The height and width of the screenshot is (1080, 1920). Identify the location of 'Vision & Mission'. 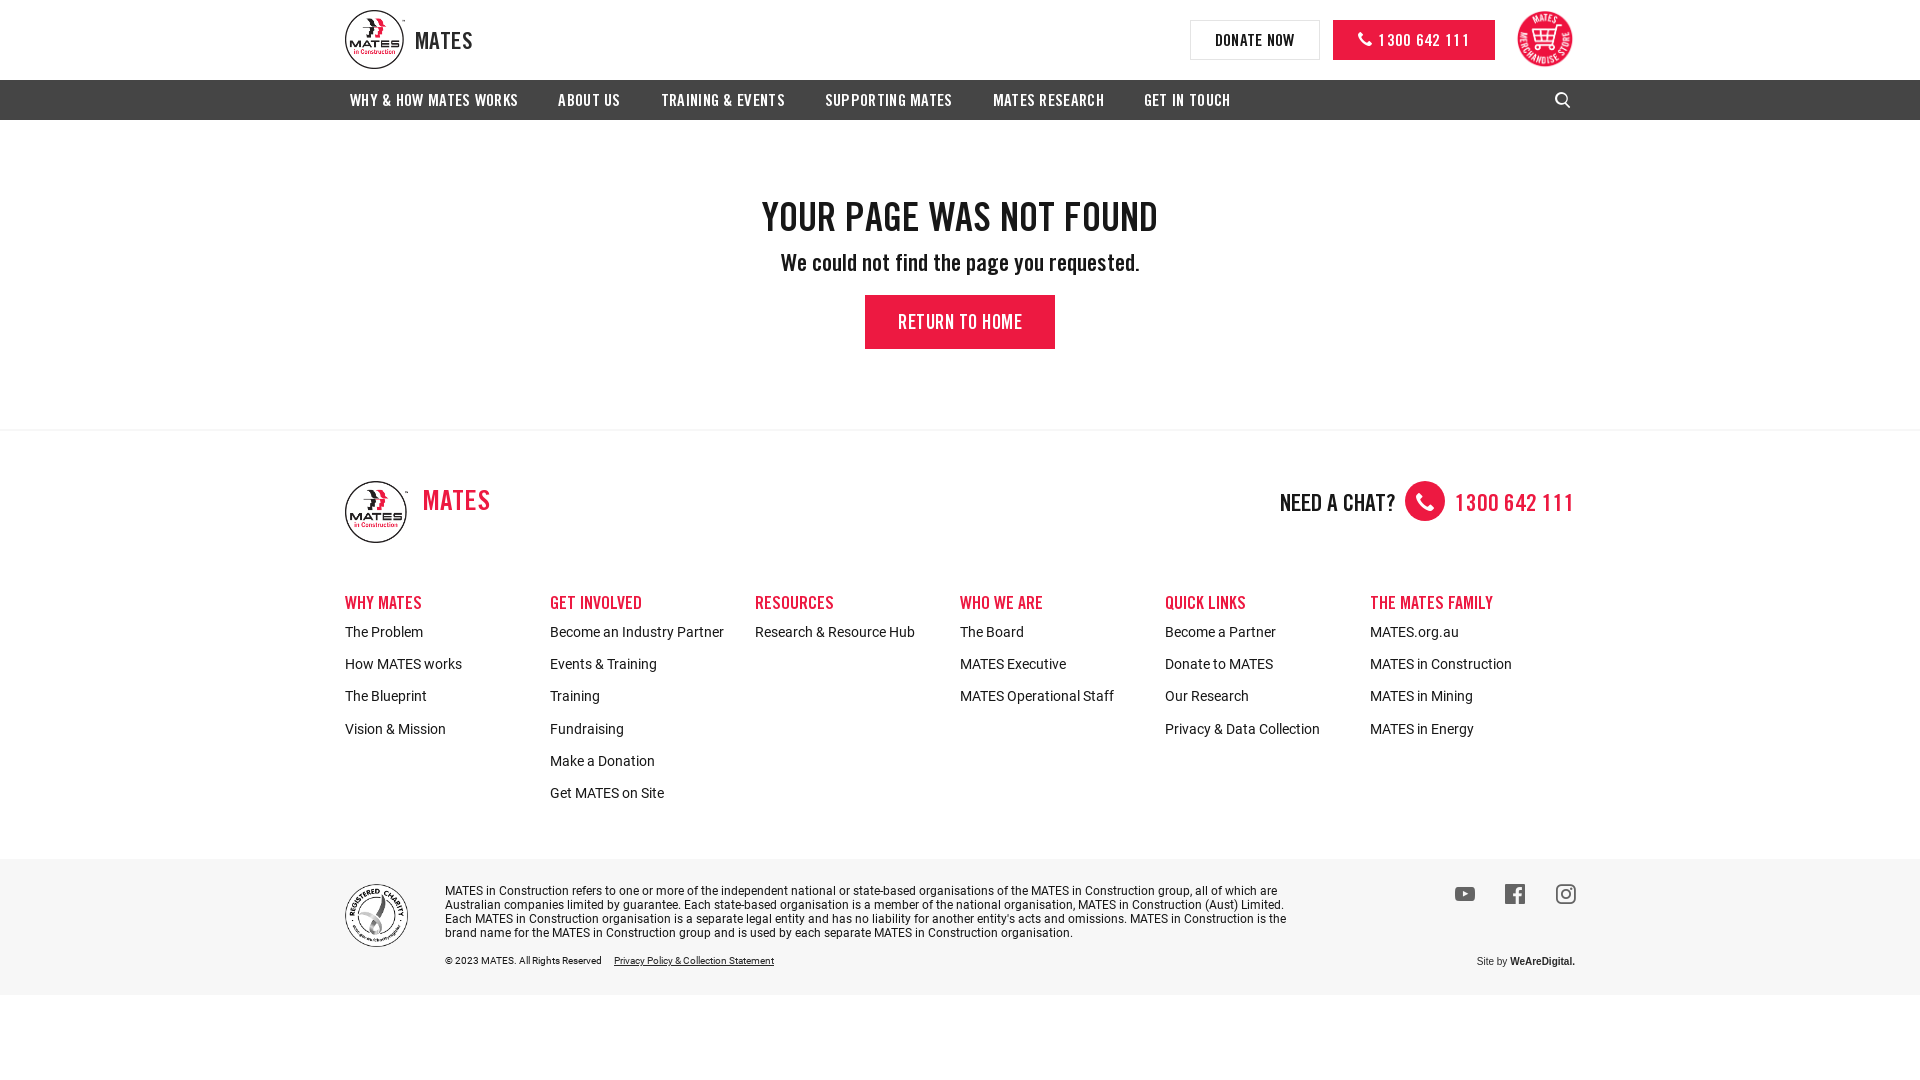
(436, 729).